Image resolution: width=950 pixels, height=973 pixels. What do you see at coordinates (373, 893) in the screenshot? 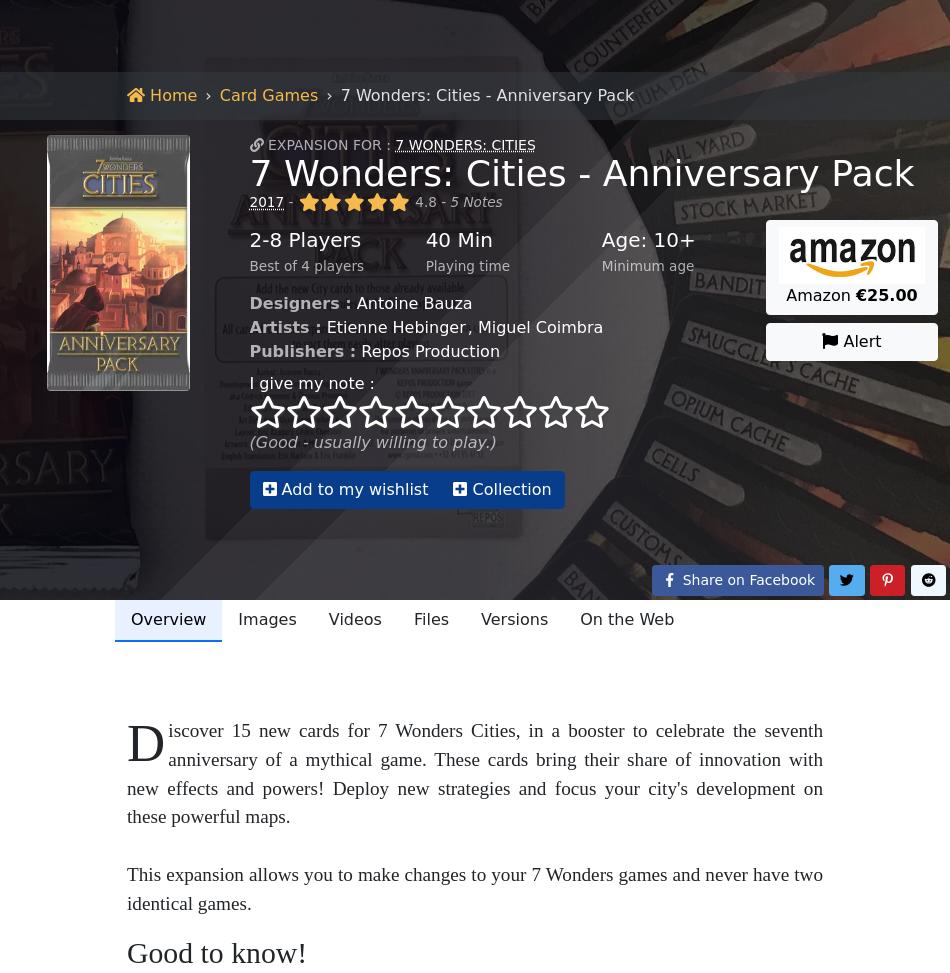
I see `'2017'` at bounding box center [373, 893].